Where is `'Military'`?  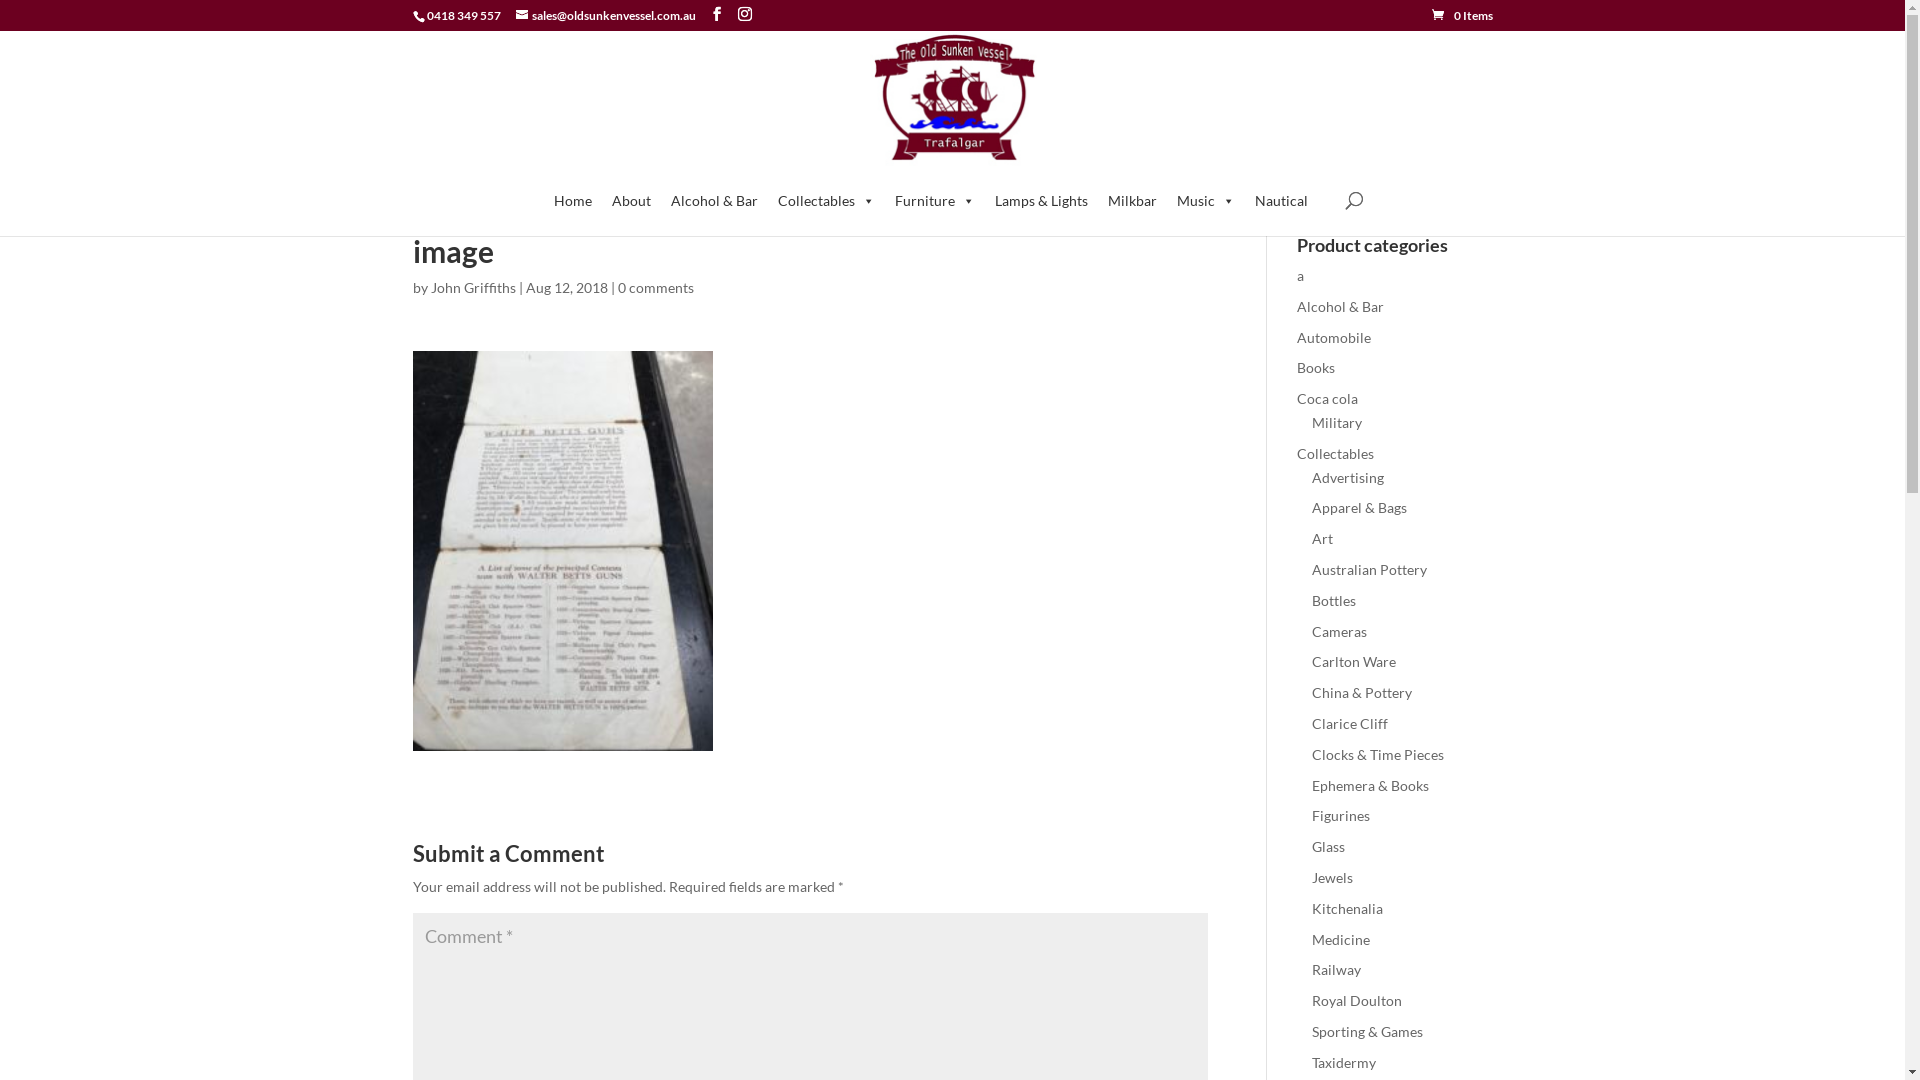 'Military' is located at coordinates (1311, 421).